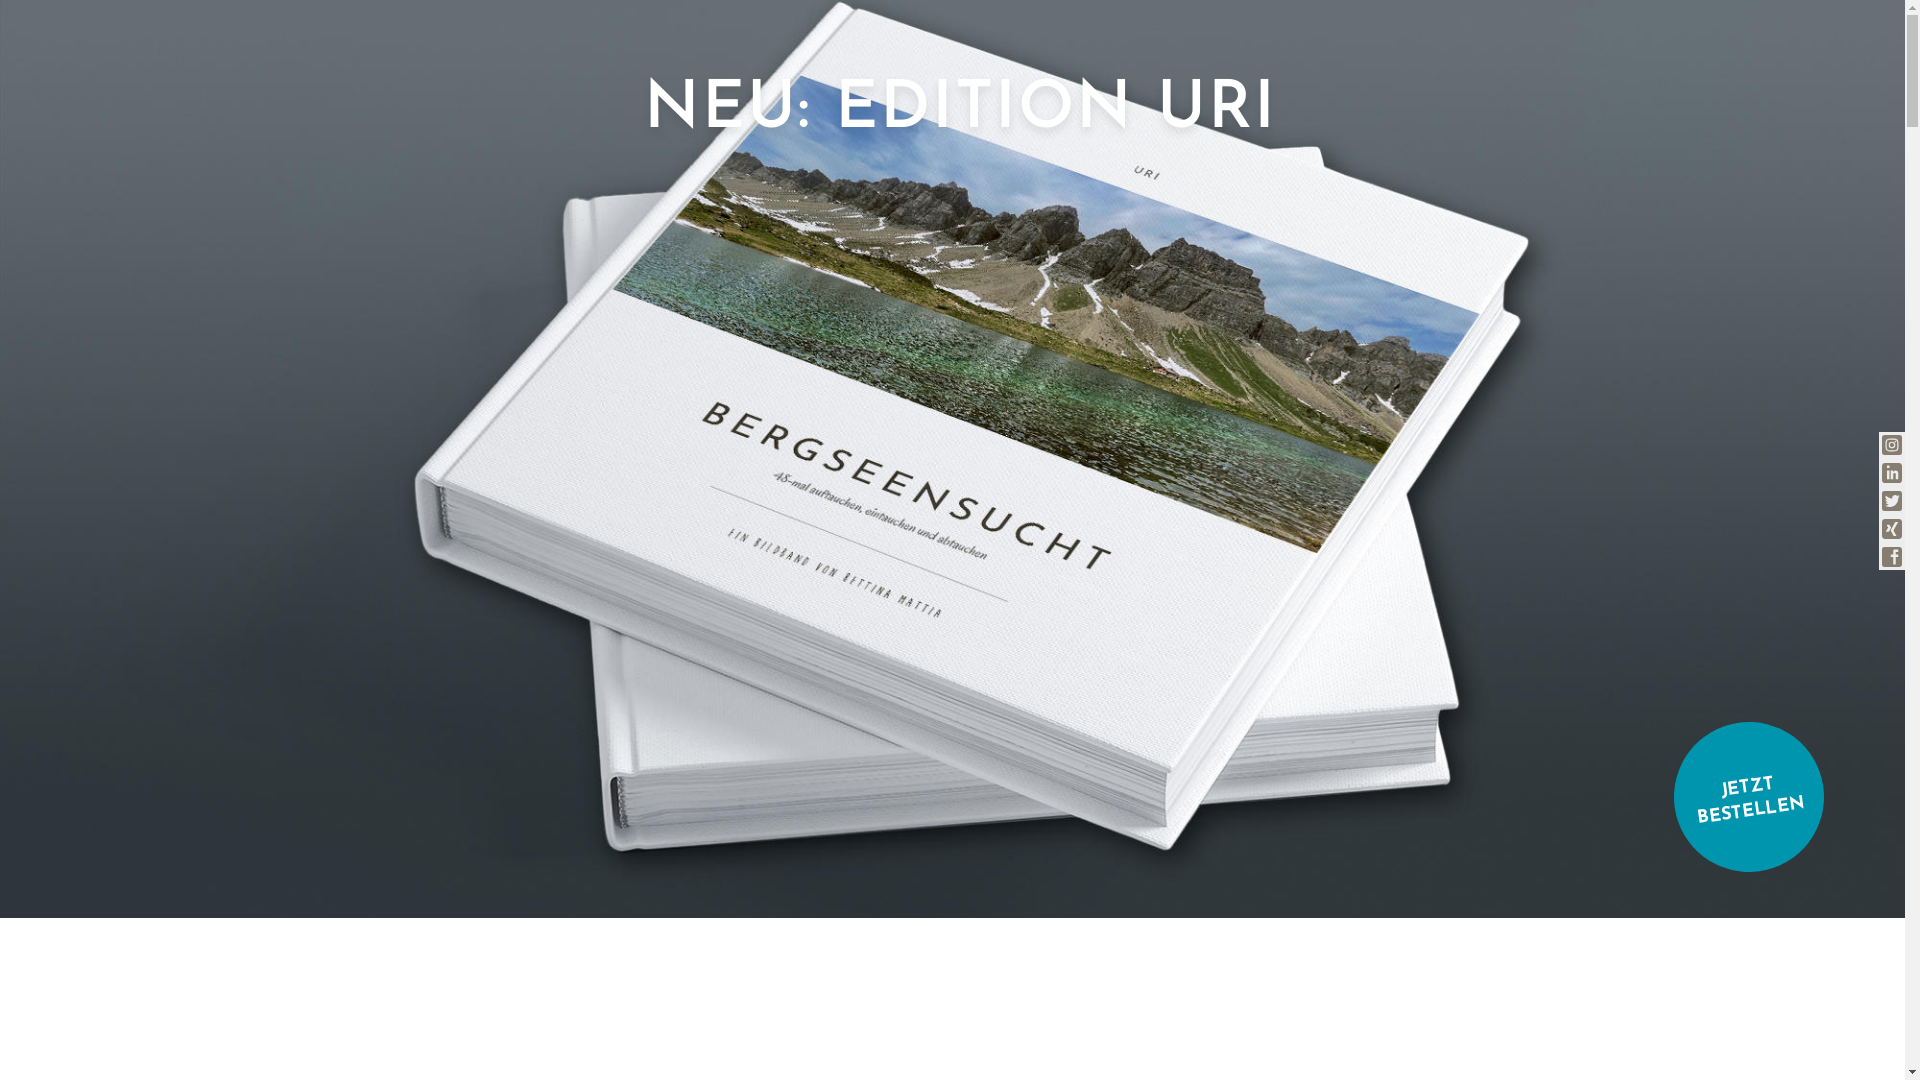  Describe the element at coordinates (1737, 785) in the screenshot. I see `'JETZT BESTELLEN'` at that location.